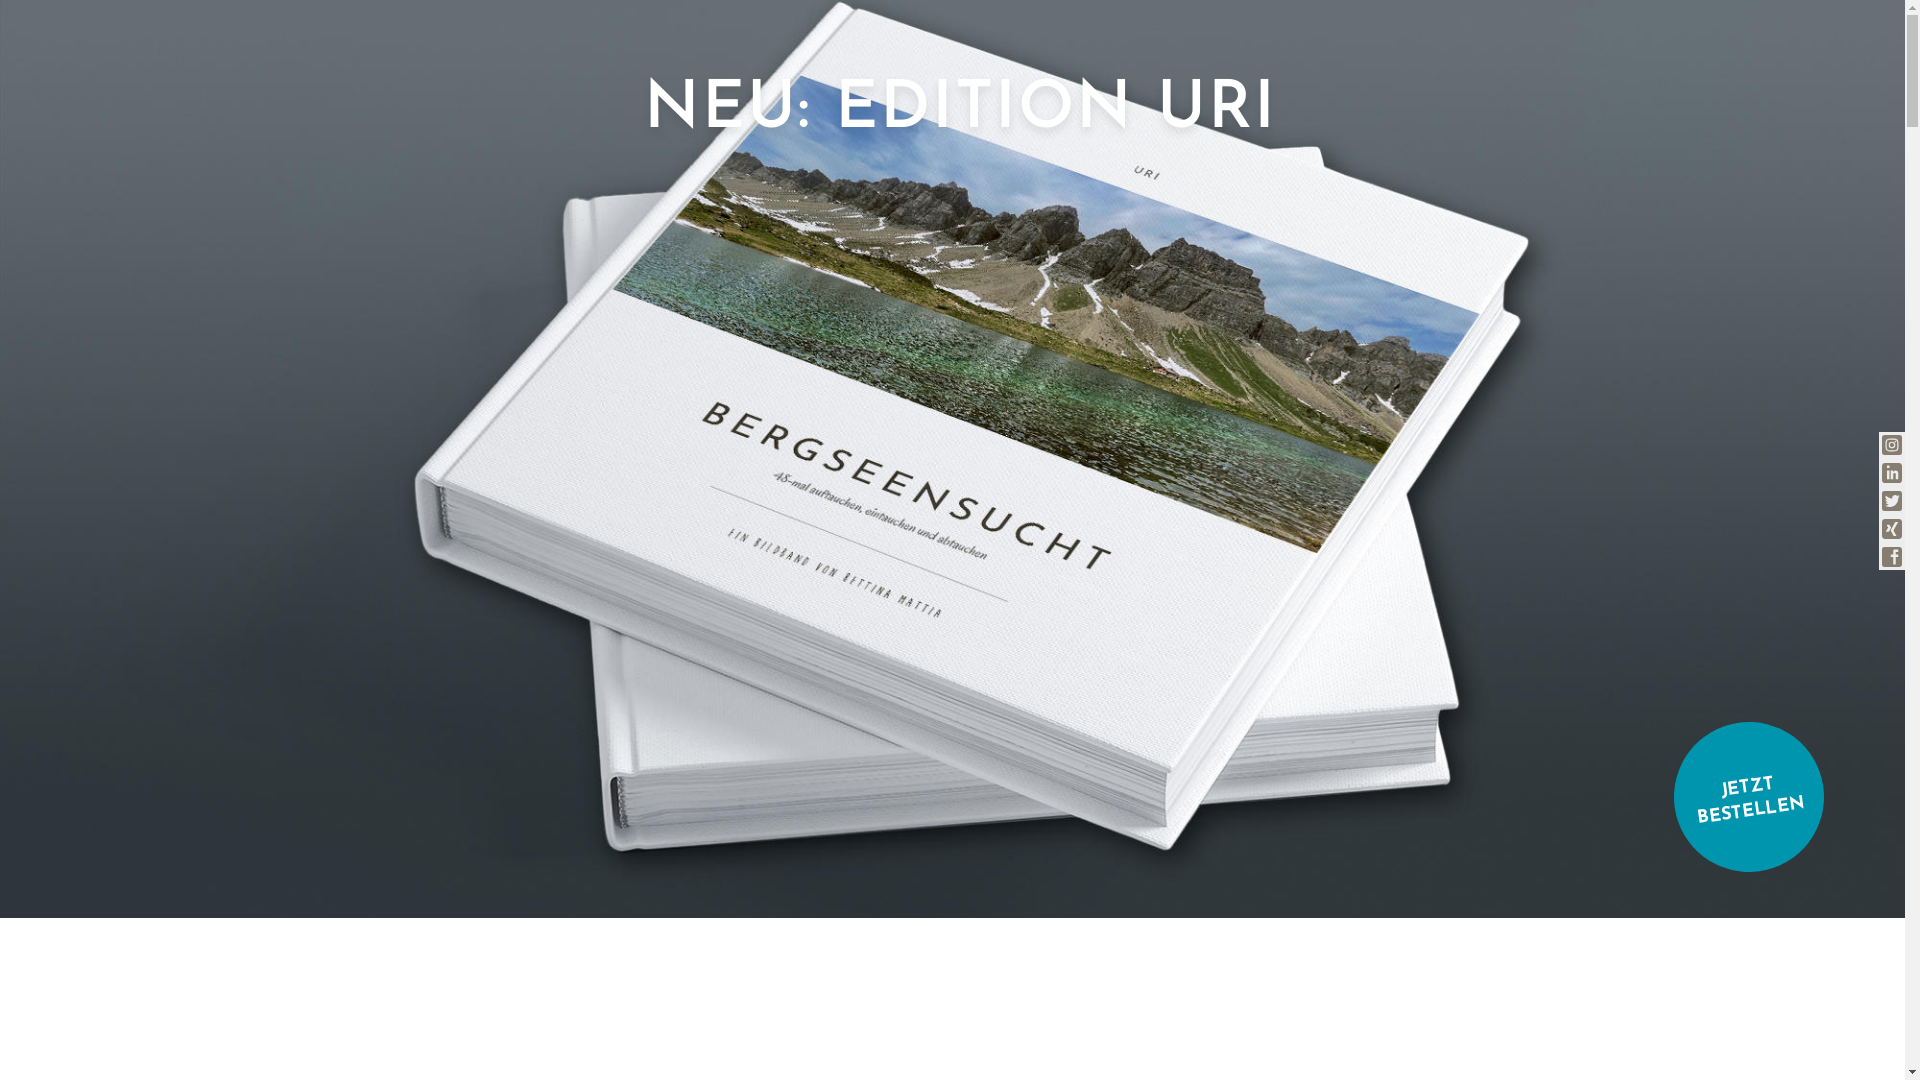  Describe the element at coordinates (1737, 785) in the screenshot. I see `'JETZT BESTELLEN'` at that location.